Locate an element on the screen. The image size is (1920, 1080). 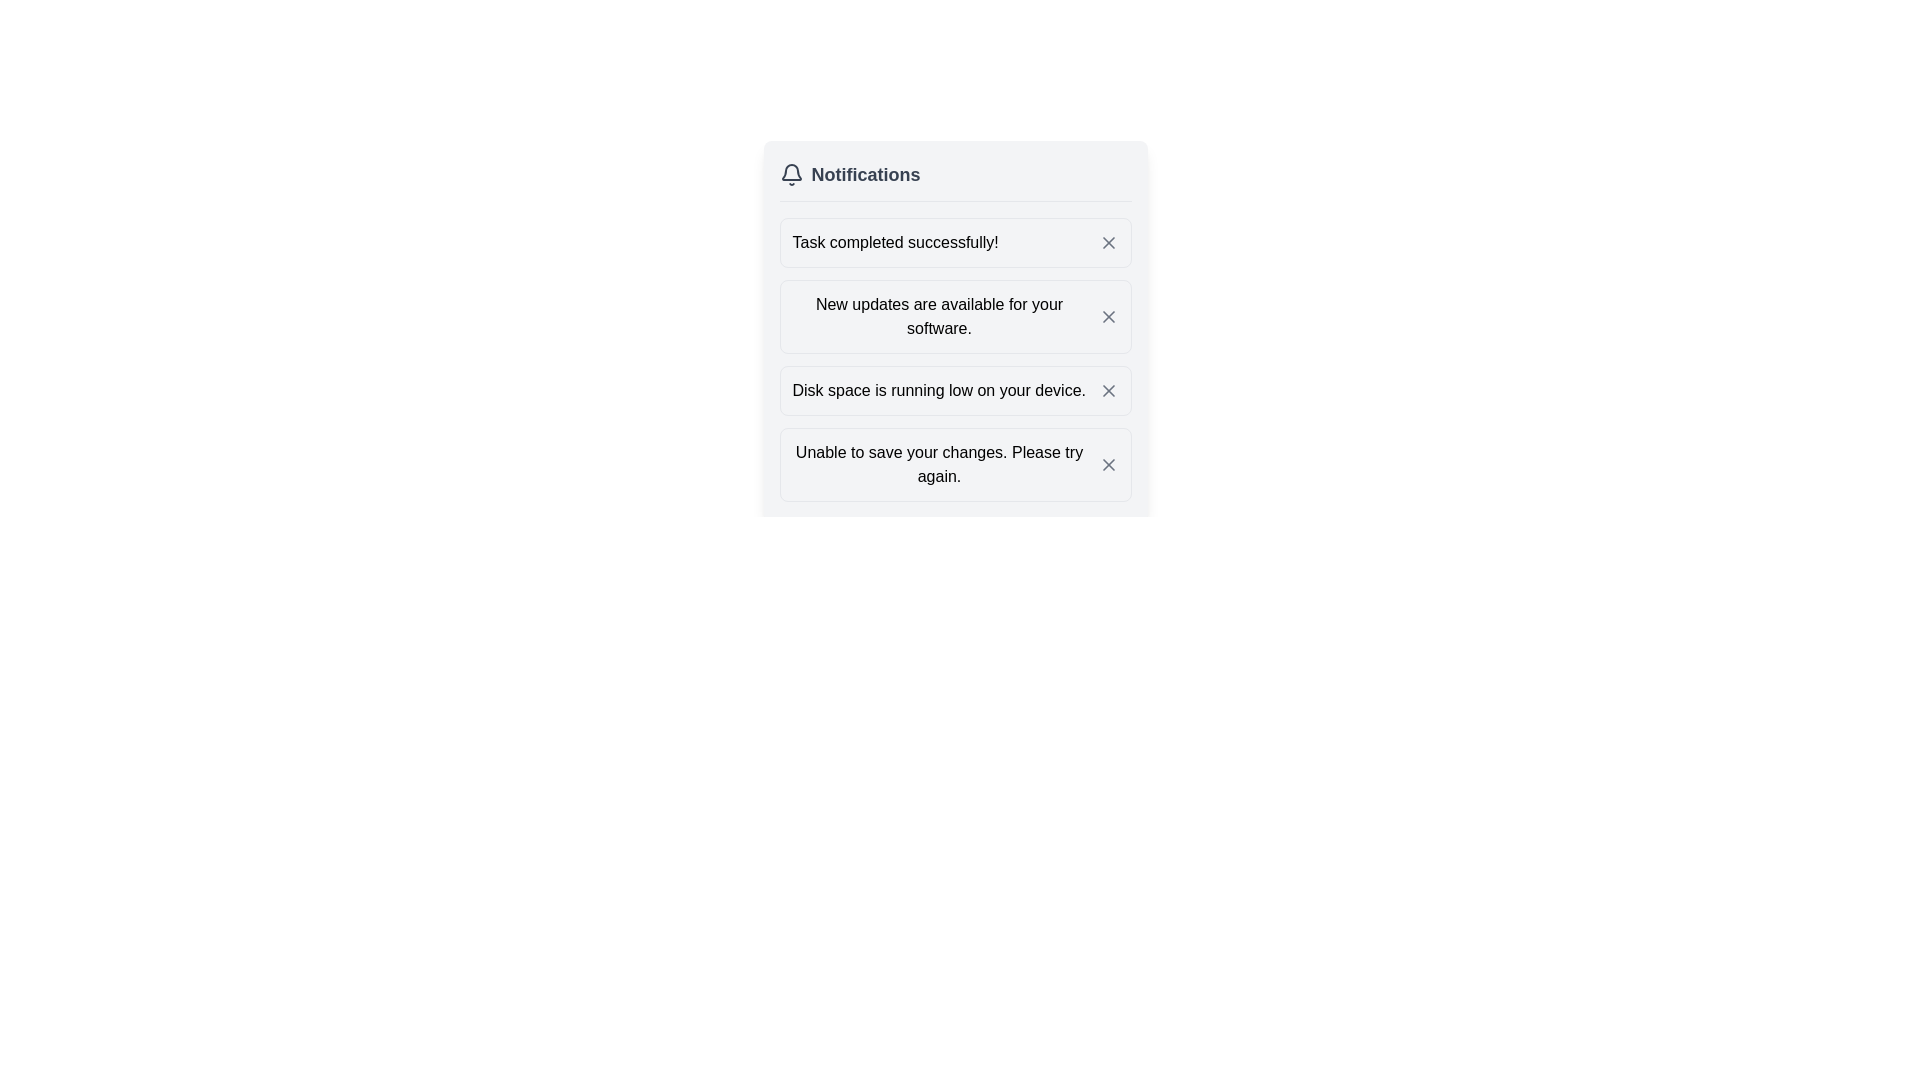
notification card that alerts the user about low disk space, which is positioned third in the notifications list is located at coordinates (954, 390).